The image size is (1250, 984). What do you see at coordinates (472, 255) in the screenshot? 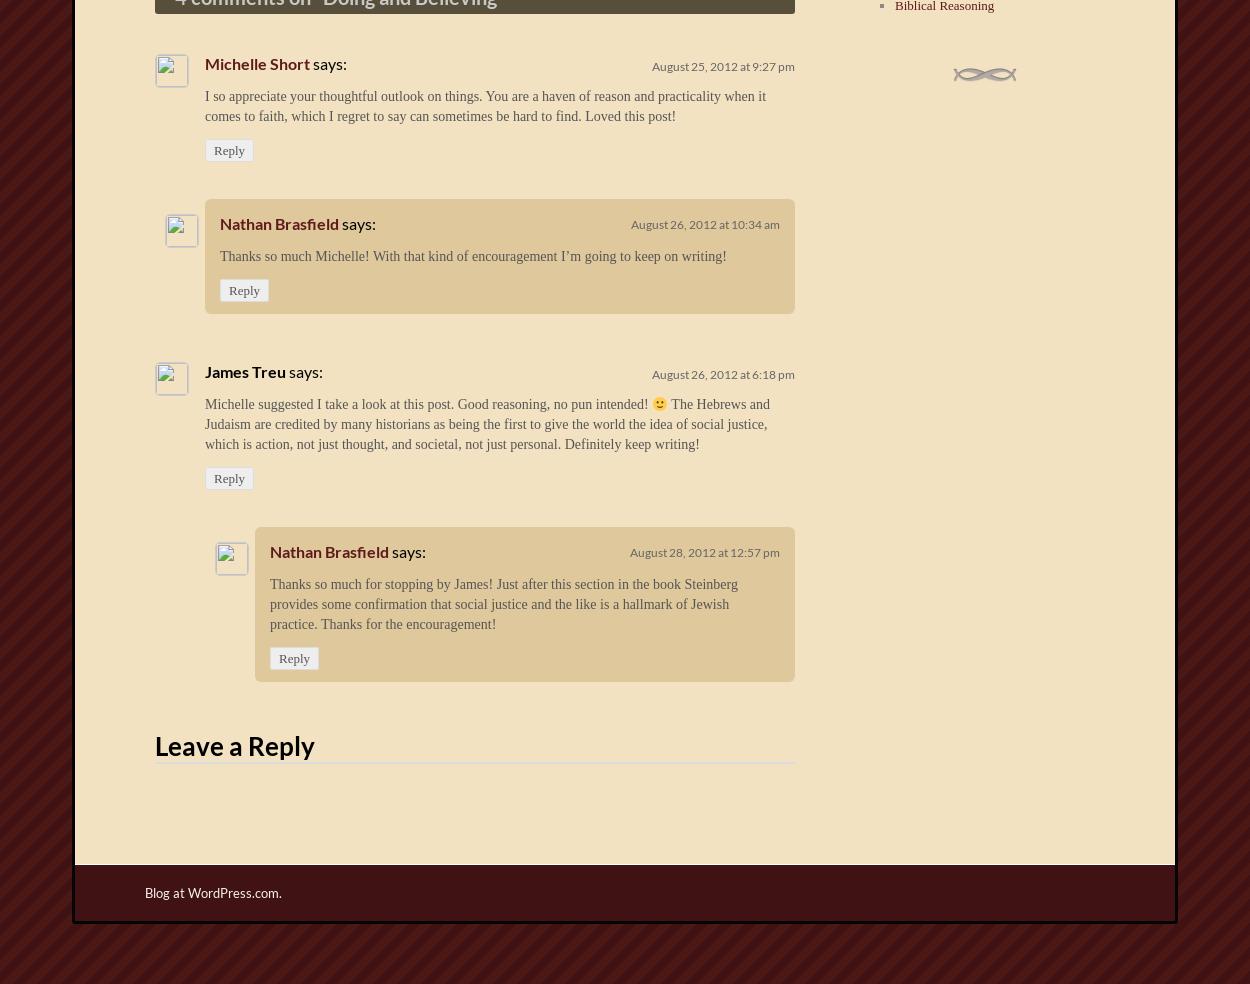
I see `'Thanks so much Michelle! With that kind of encouragement I’m going to keep on writing!'` at bounding box center [472, 255].